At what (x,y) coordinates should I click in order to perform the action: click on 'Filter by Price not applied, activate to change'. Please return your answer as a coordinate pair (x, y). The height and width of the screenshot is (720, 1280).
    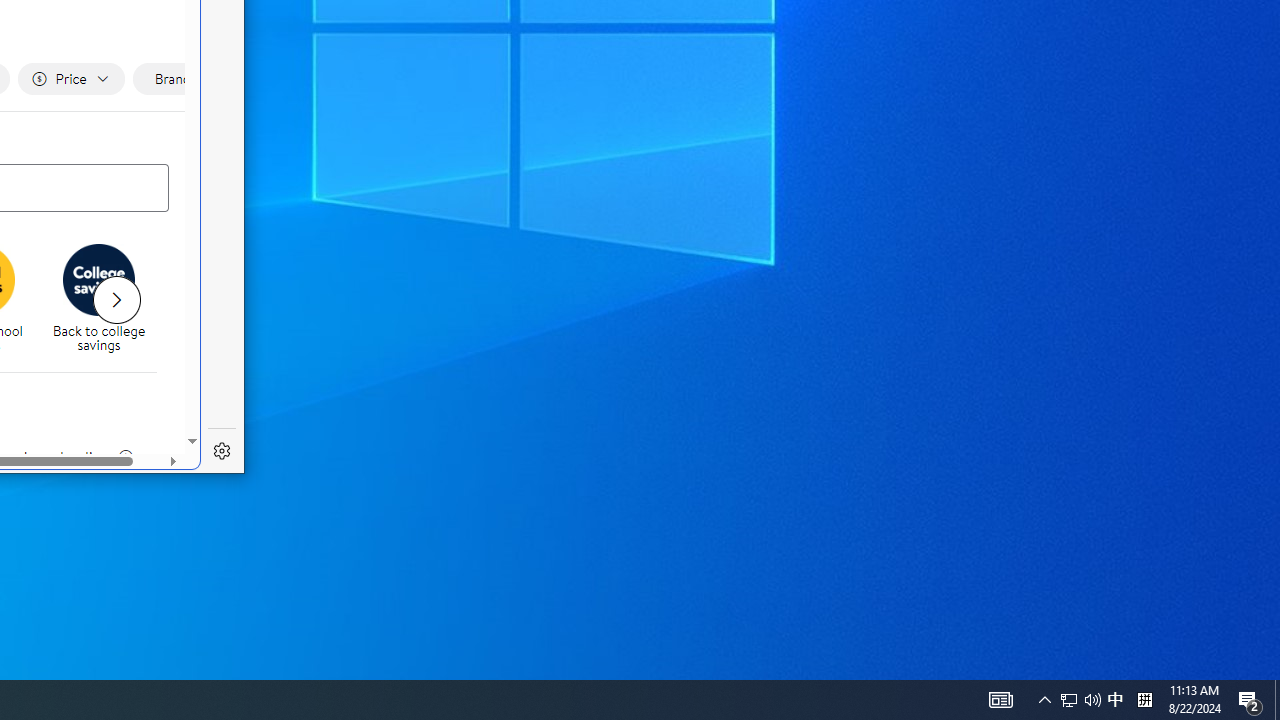
    Looking at the image, I should click on (71, 78).